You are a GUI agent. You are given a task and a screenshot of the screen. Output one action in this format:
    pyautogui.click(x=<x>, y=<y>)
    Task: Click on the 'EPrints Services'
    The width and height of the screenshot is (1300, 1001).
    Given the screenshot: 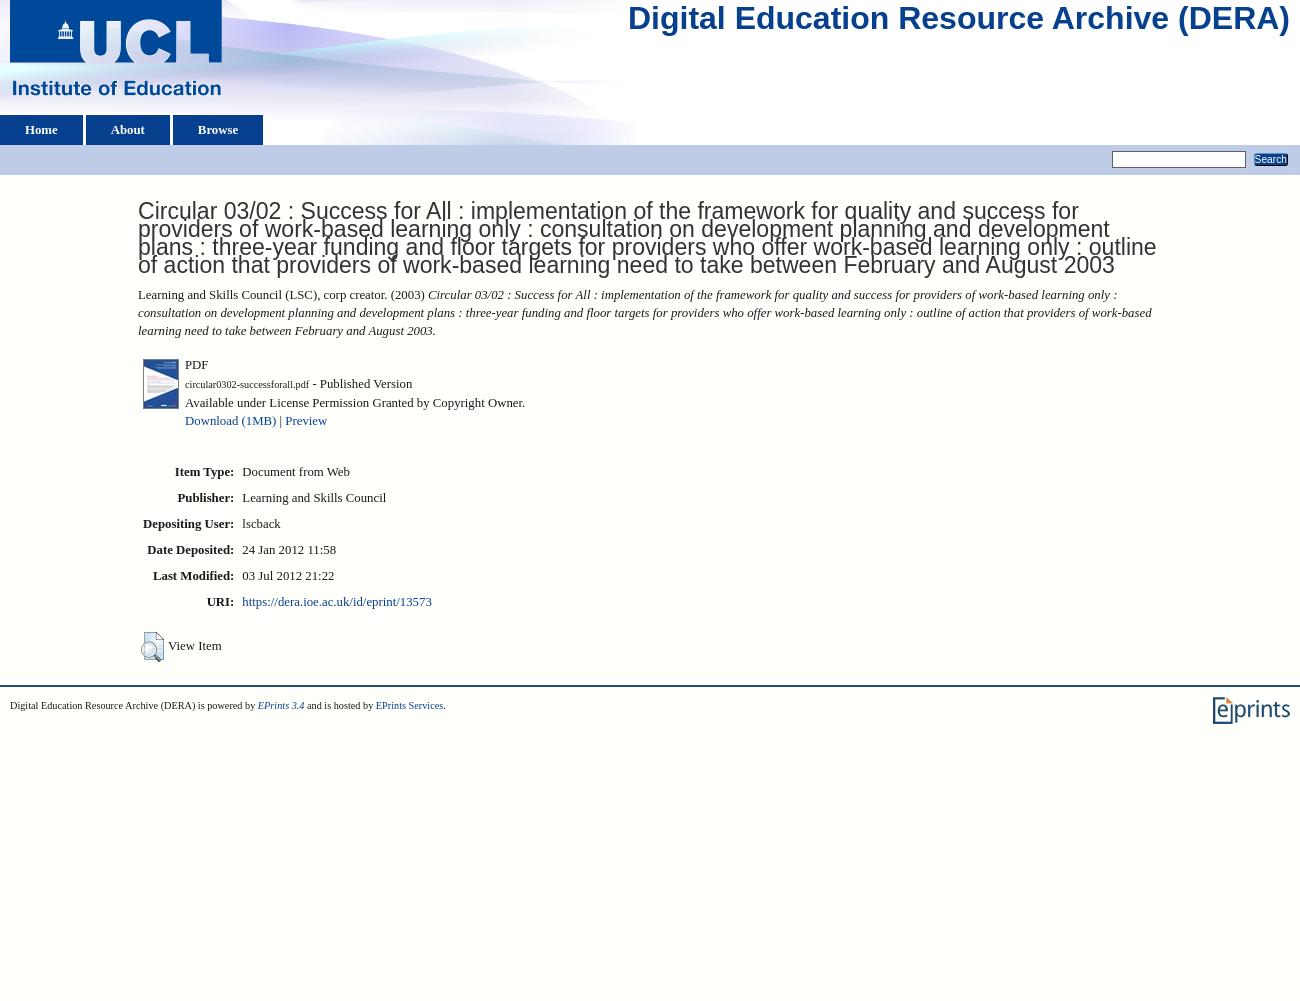 What is the action you would take?
    pyautogui.click(x=408, y=704)
    